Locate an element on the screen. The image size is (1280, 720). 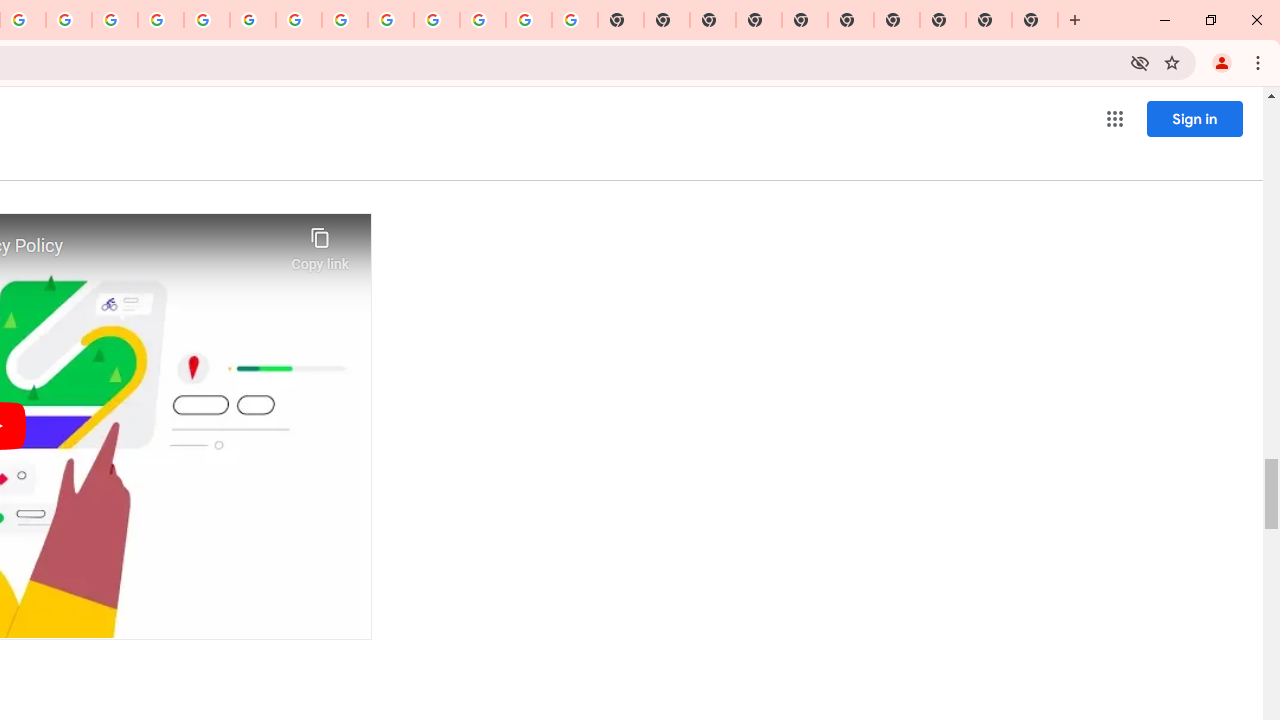
'Privacy Help Center - Policies Help' is located at coordinates (161, 20).